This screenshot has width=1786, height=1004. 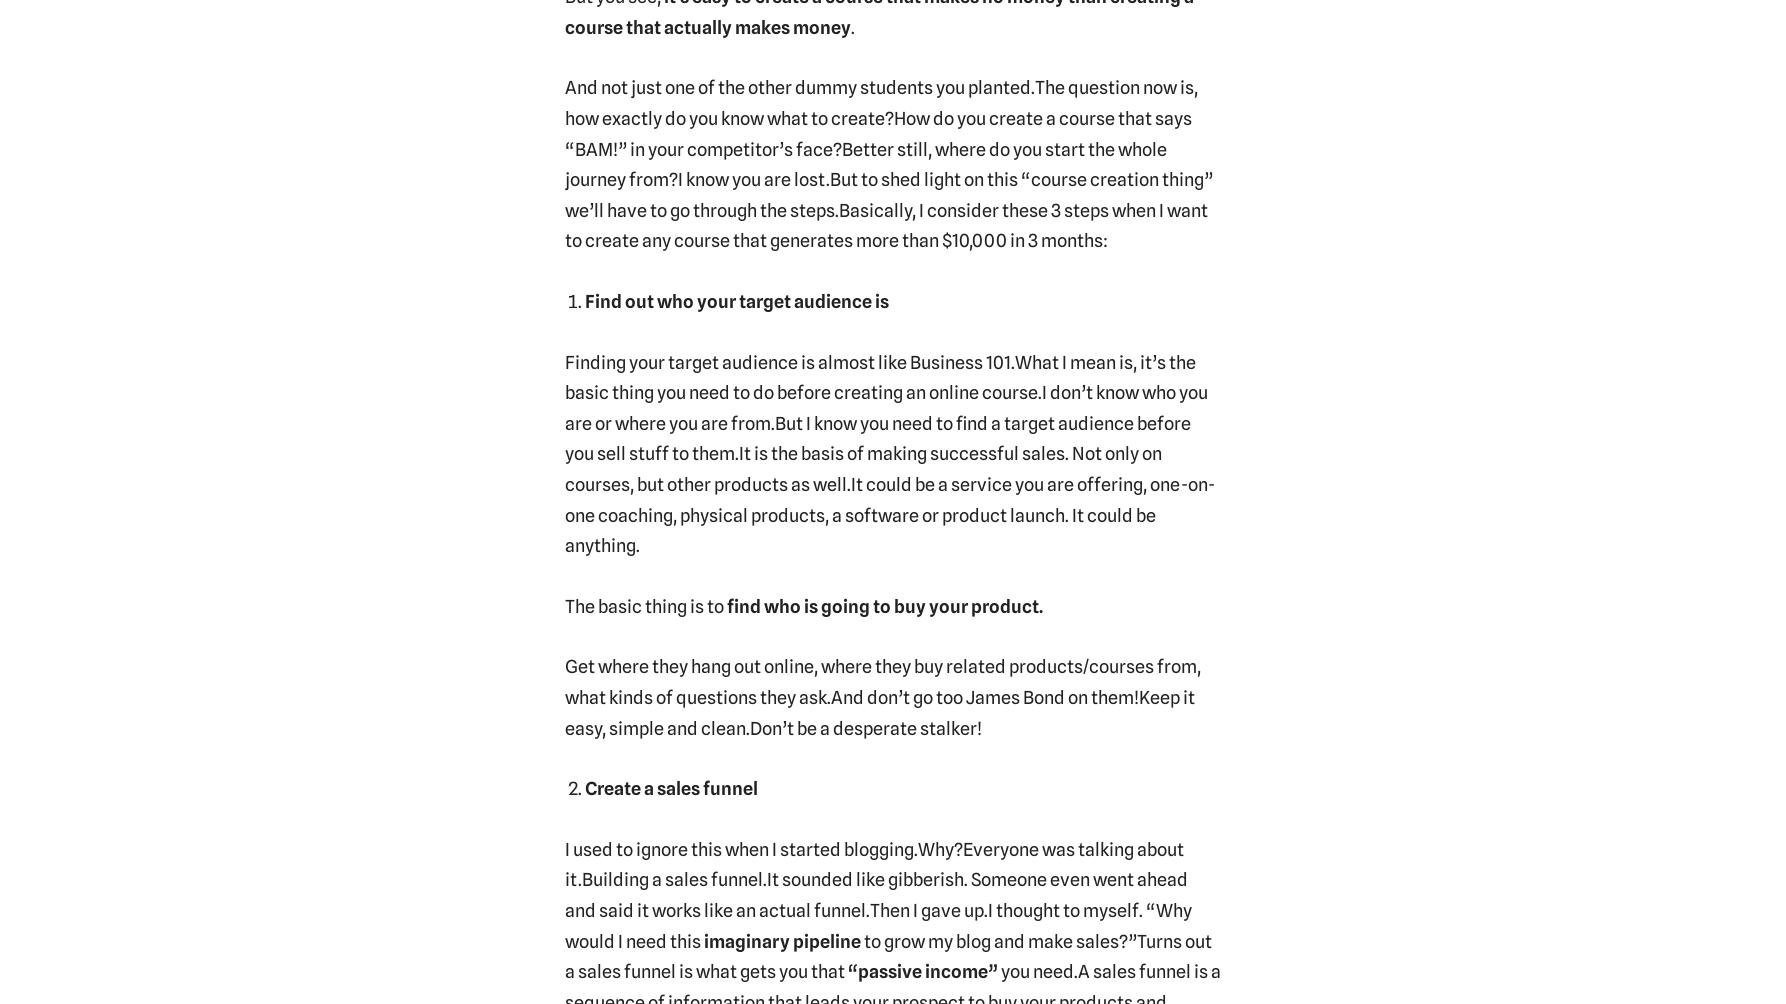 I want to click on 'I used to ignore this when I started blogging.', so click(x=740, y=848).